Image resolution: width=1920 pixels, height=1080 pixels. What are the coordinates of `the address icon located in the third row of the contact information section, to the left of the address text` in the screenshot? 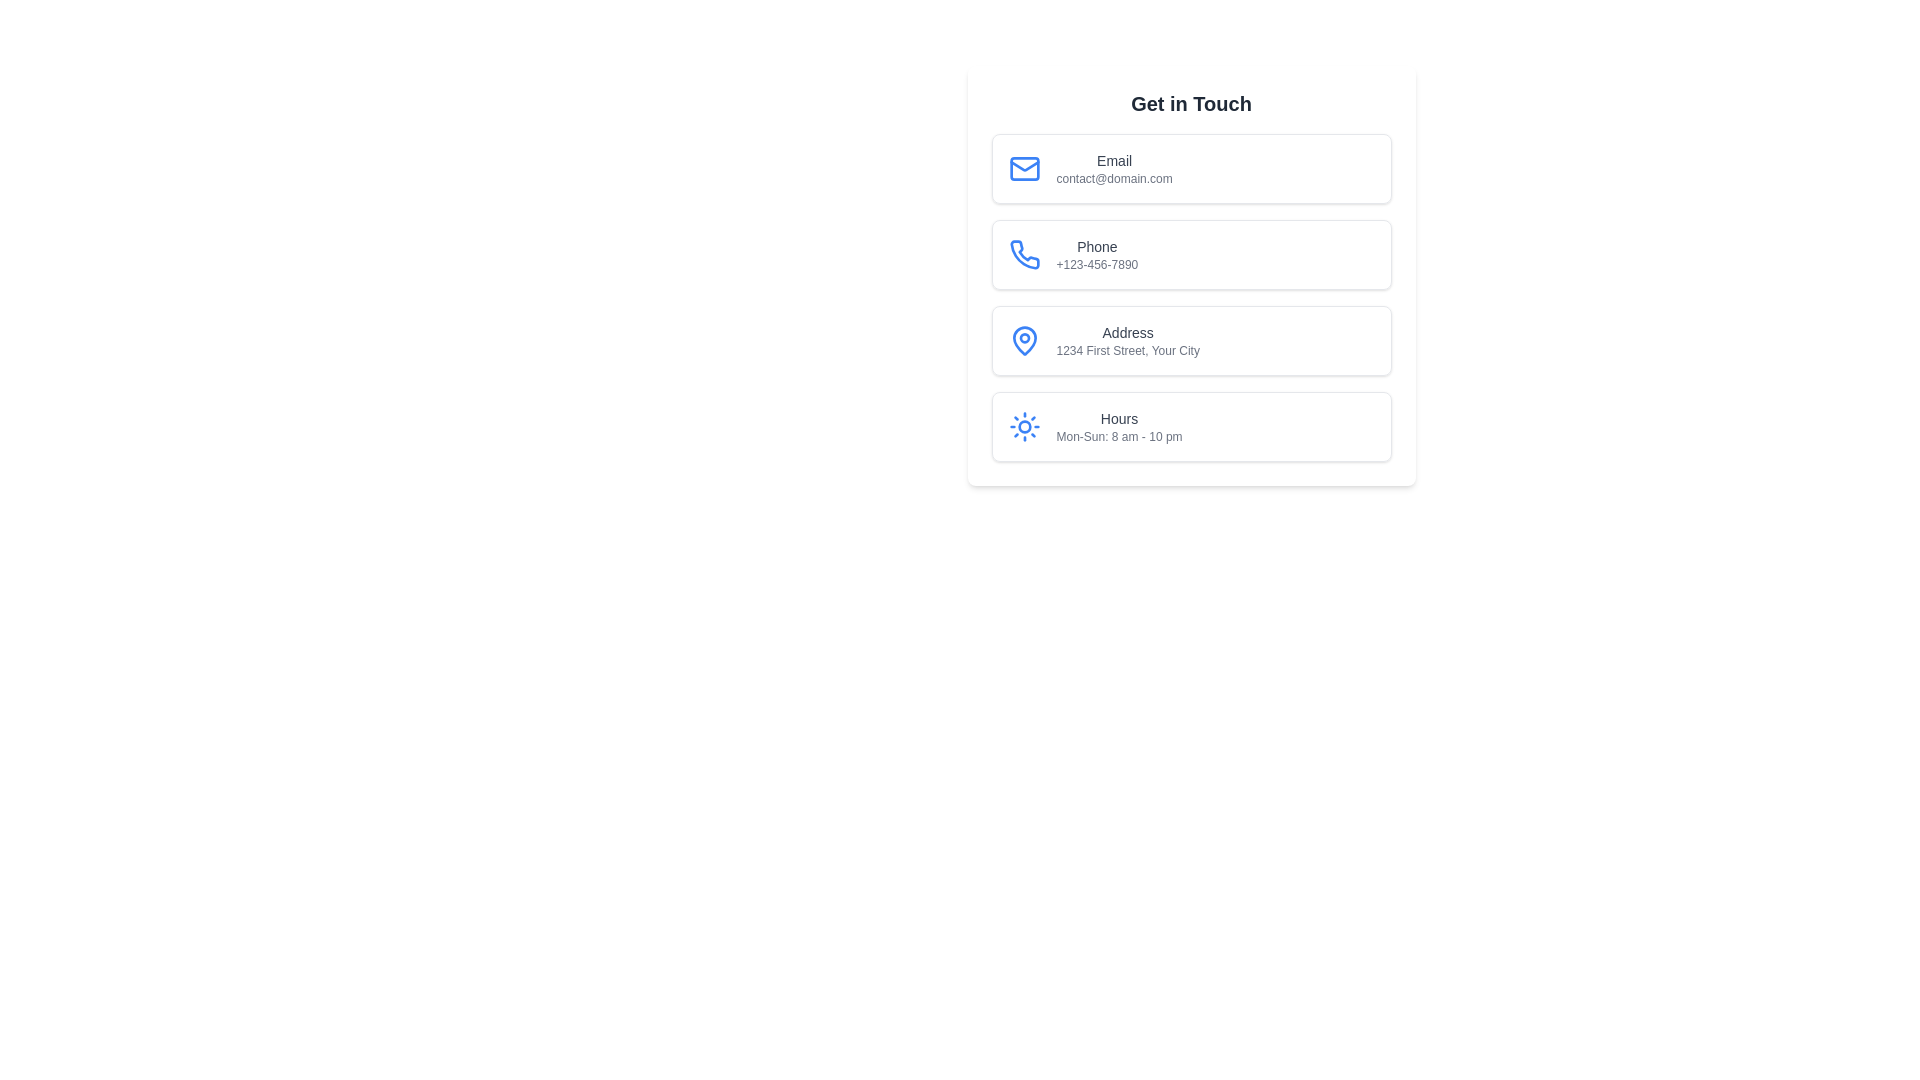 It's located at (1024, 339).